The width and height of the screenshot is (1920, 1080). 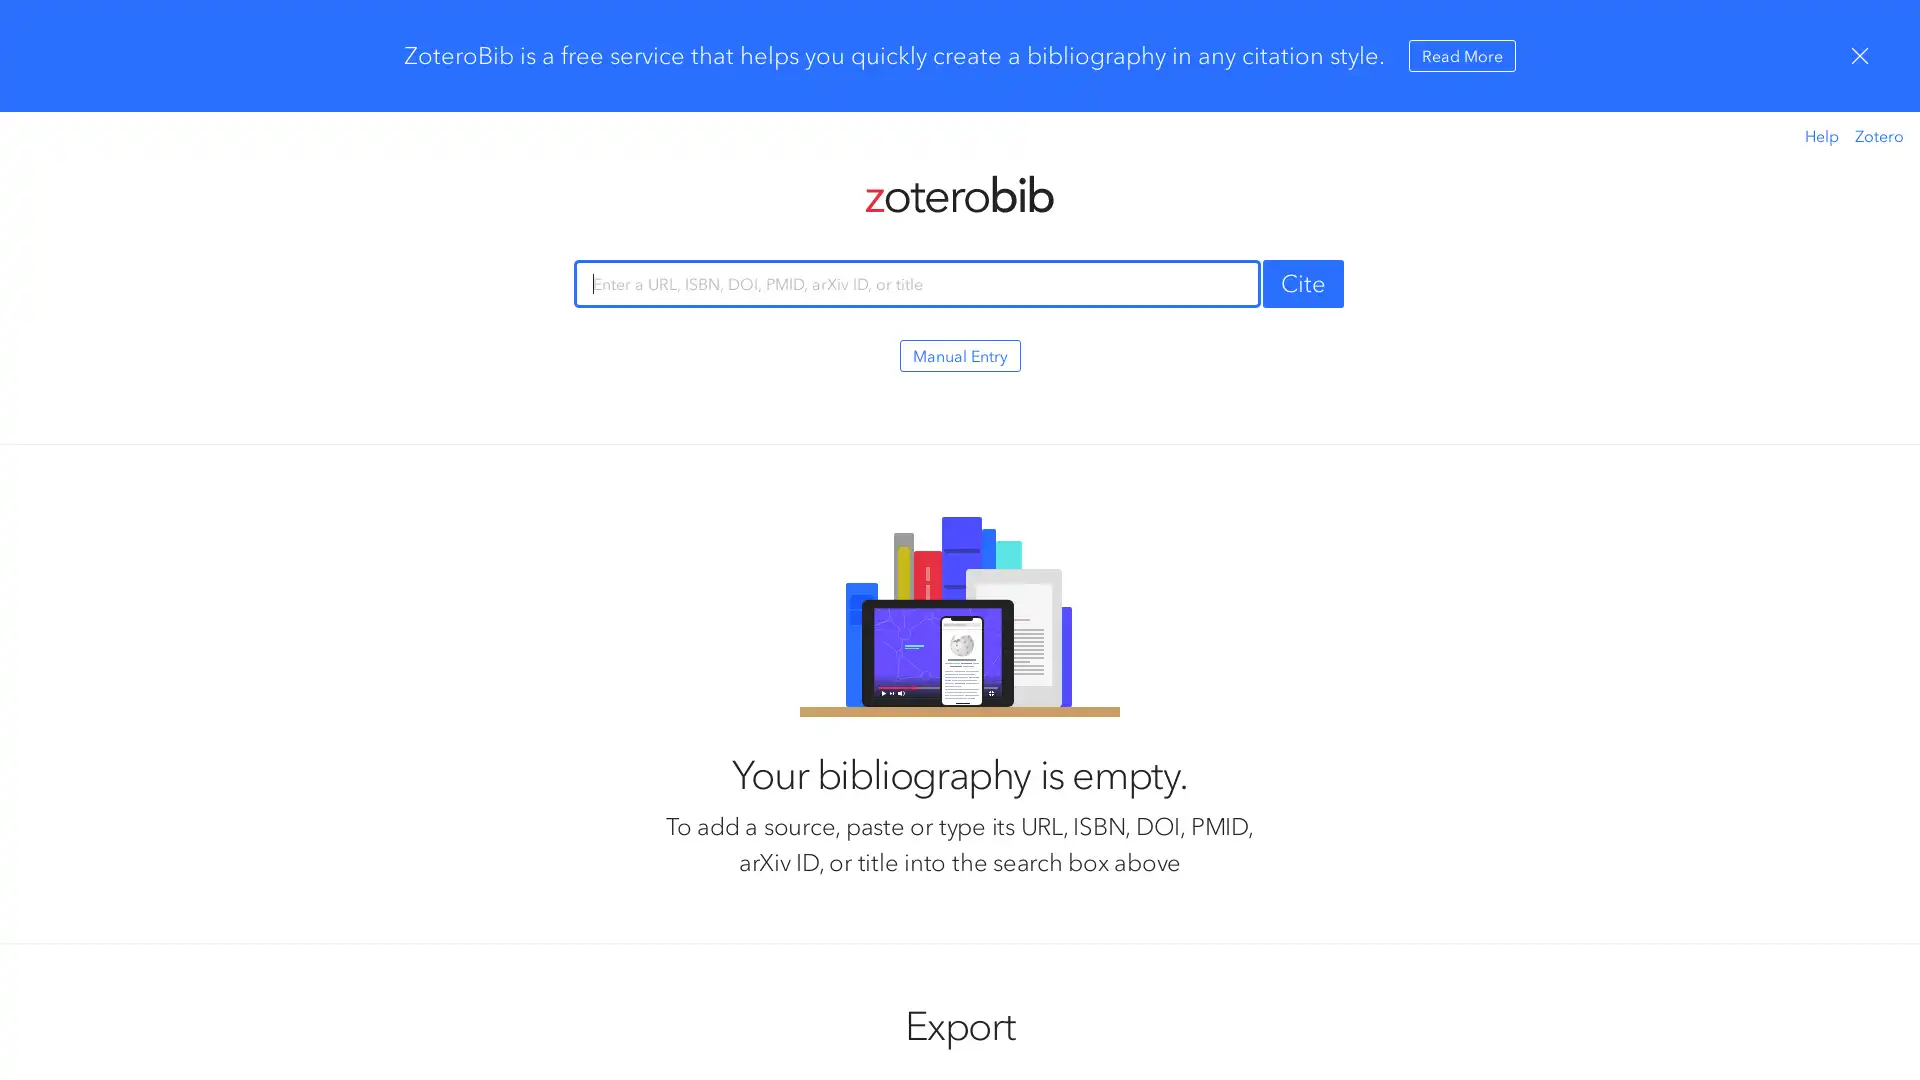 I want to click on Read More, so click(x=1462, y=55).